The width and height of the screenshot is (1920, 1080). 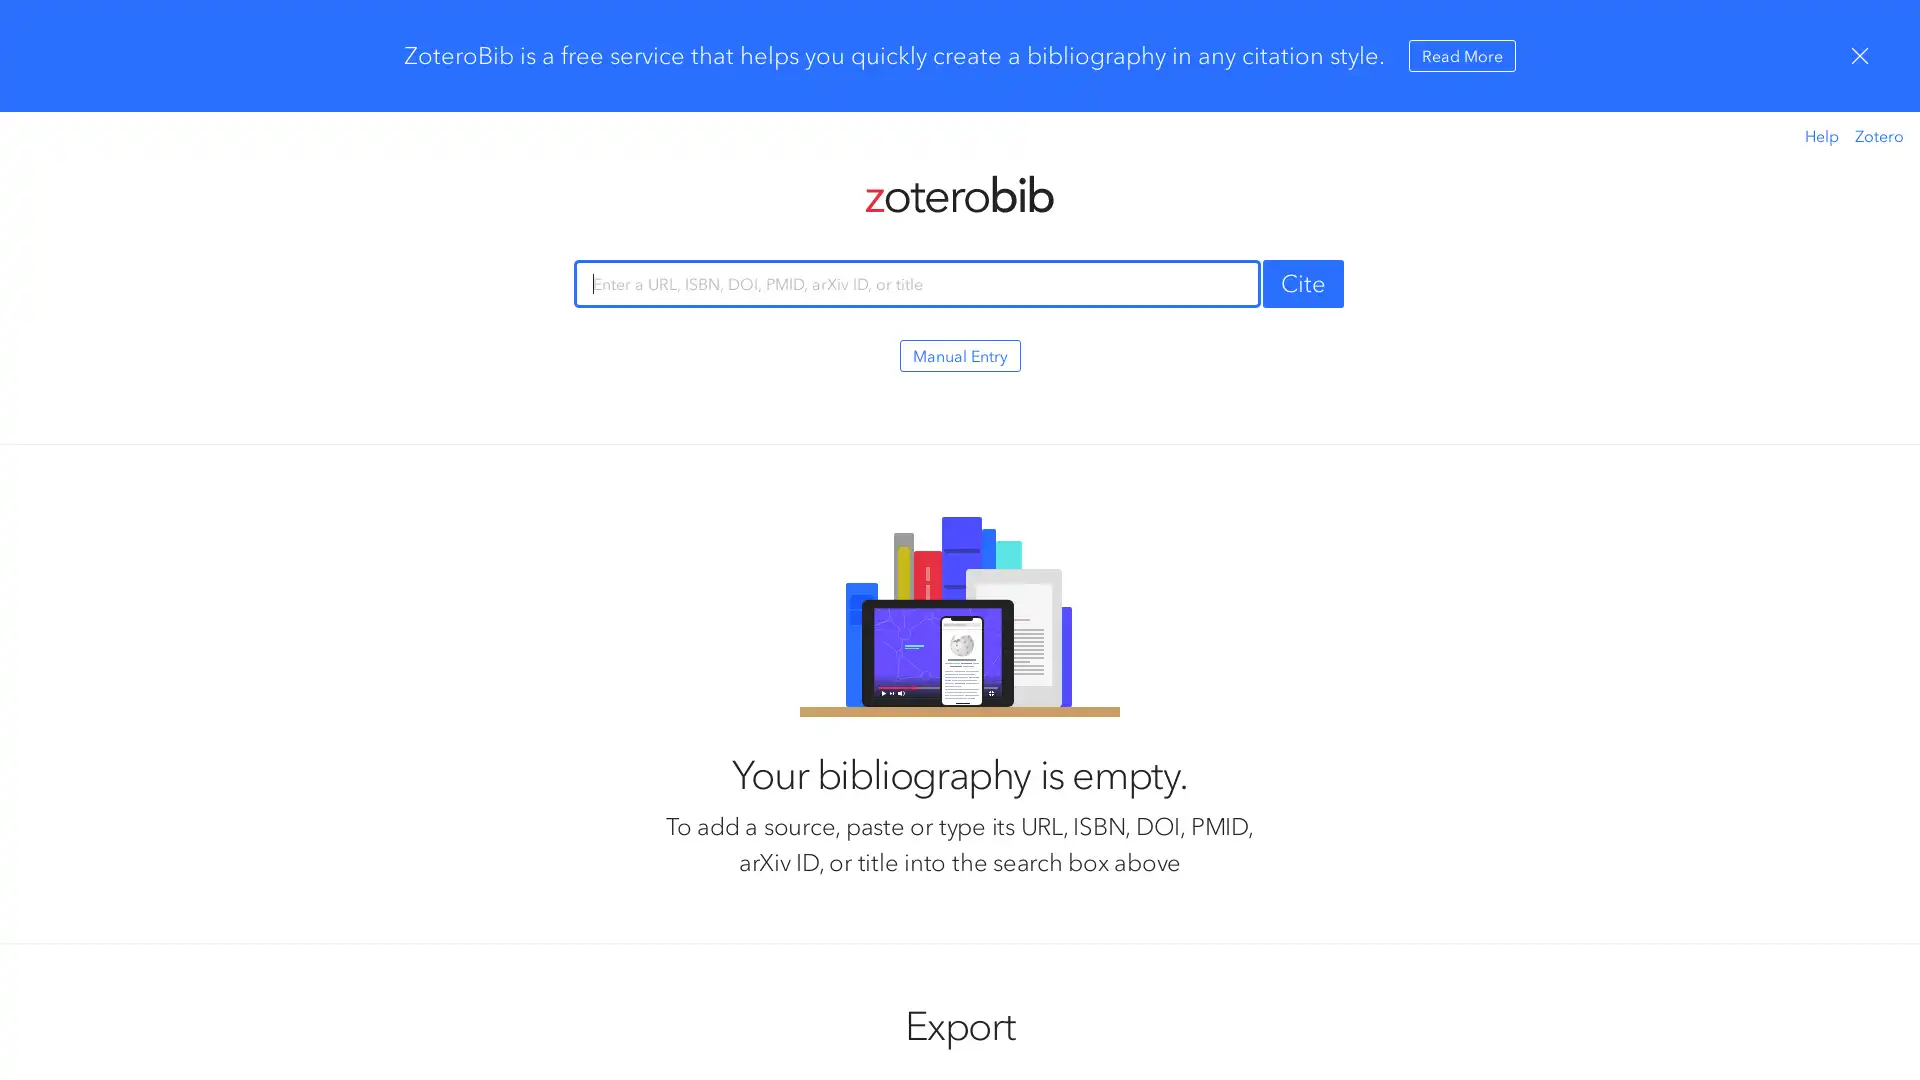 I want to click on Read More, so click(x=1462, y=55).